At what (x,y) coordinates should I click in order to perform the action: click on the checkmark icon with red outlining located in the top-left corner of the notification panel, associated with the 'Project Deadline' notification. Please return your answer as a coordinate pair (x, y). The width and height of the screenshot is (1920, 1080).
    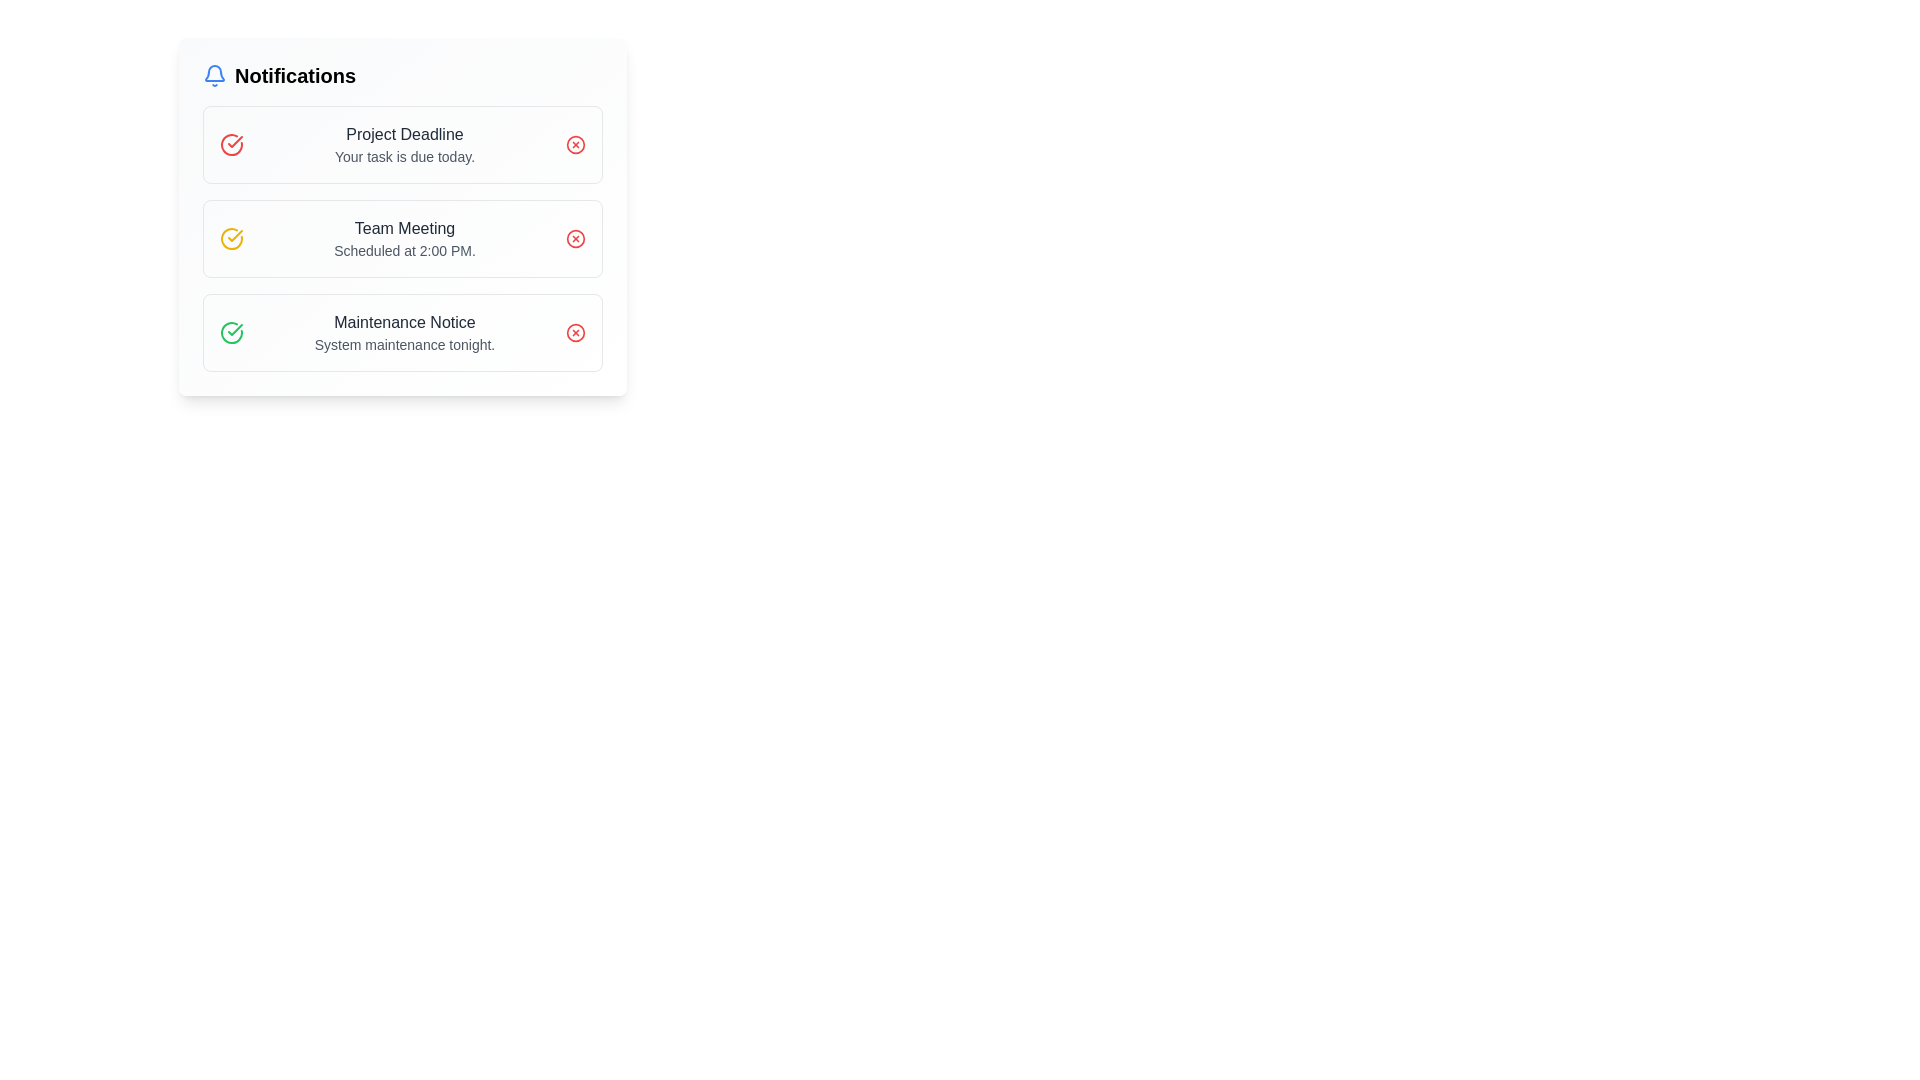
    Looking at the image, I should click on (235, 141).